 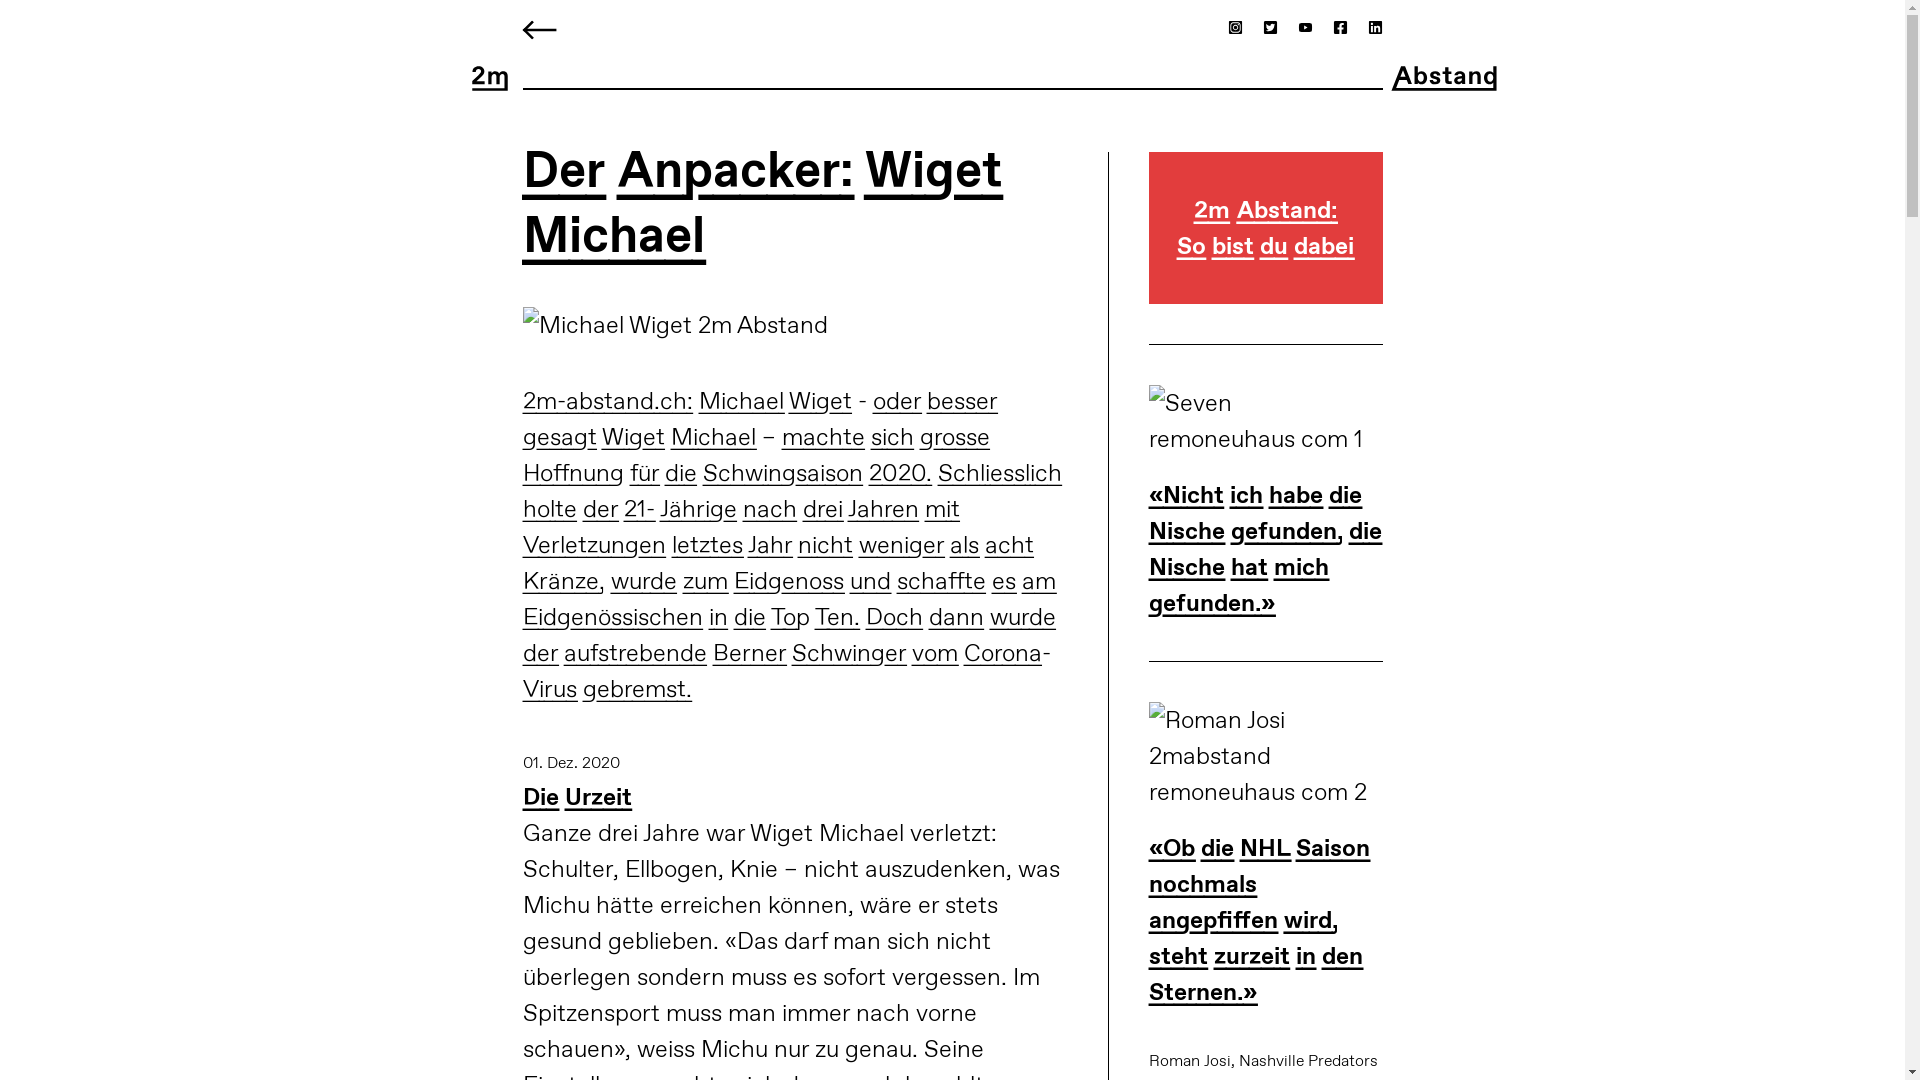 What do you see at coordinates (1265, 247) in the screenshot?
I see `'2m Abstand:` at bounding box center [1265, 247].